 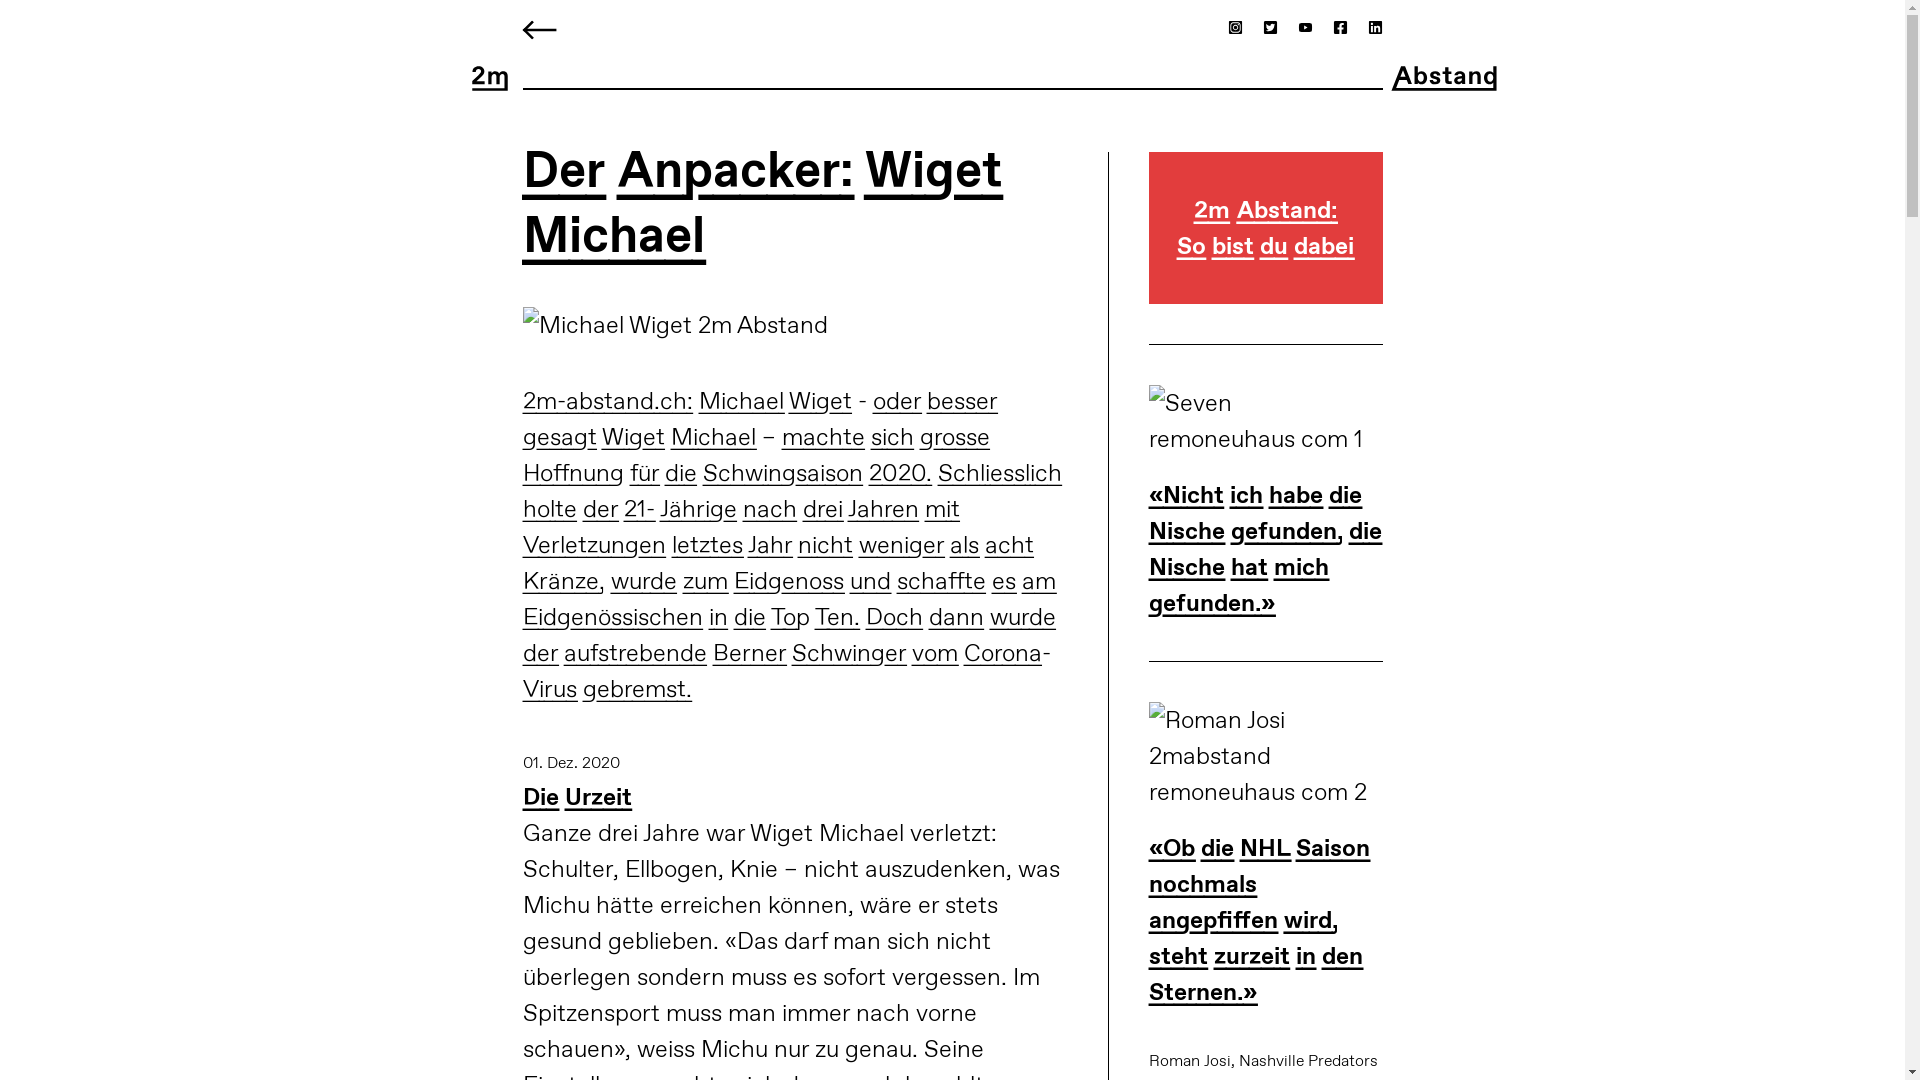 What do you see at coordinates (1265, 247) in the screenshot?
I see `'2m Abstand:` at bounding box center [1265, 247].